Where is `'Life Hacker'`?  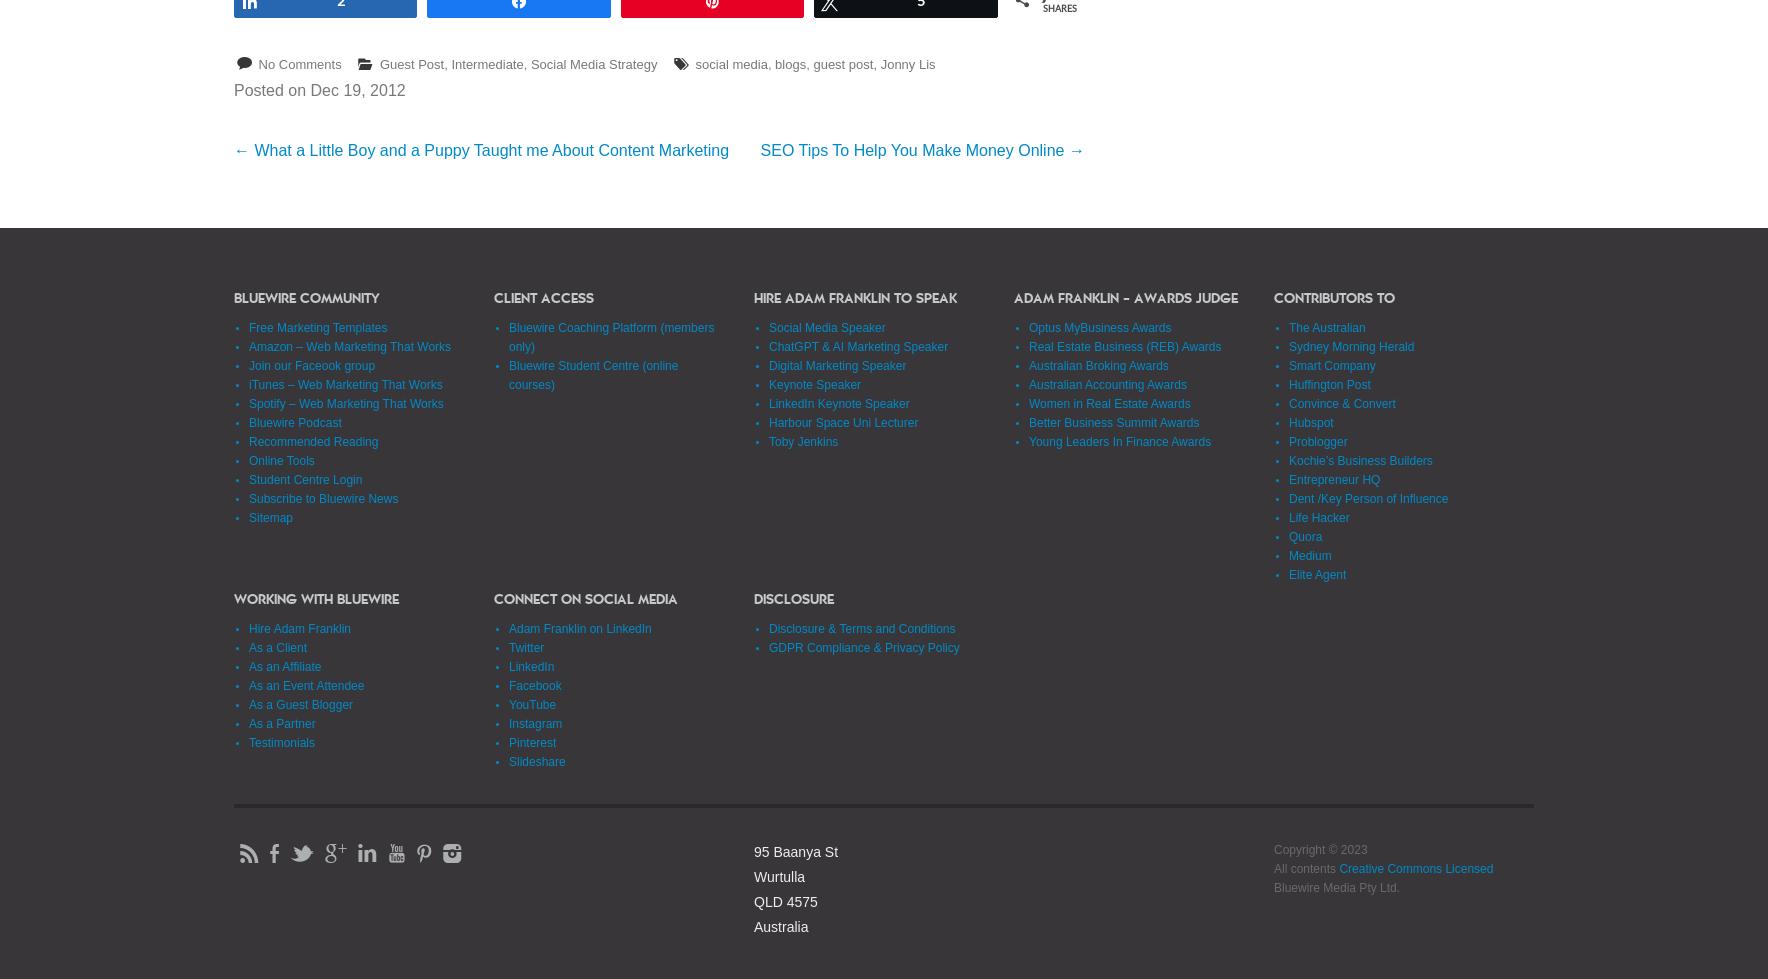
'Life Hacker' is located at coordinates (1318, 516).